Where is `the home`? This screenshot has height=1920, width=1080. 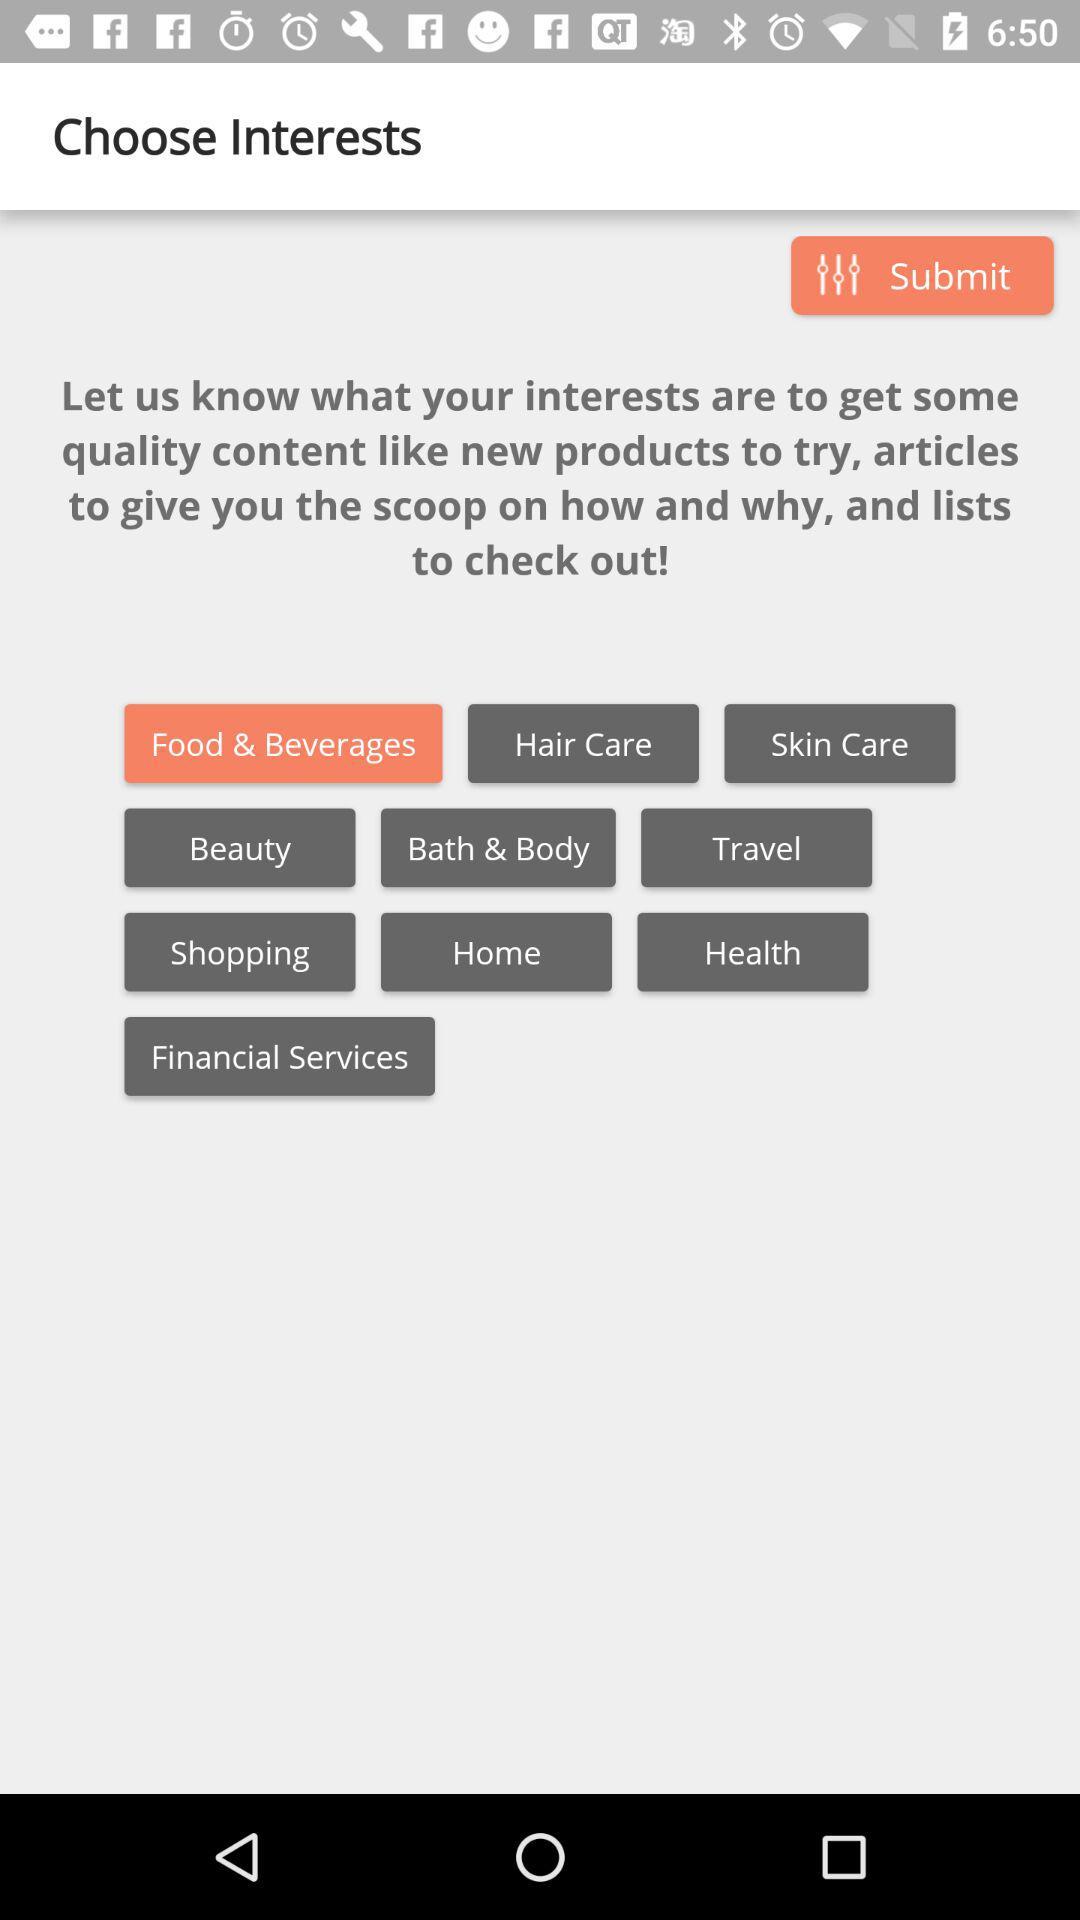 the home is located at coordinates (495, 951).